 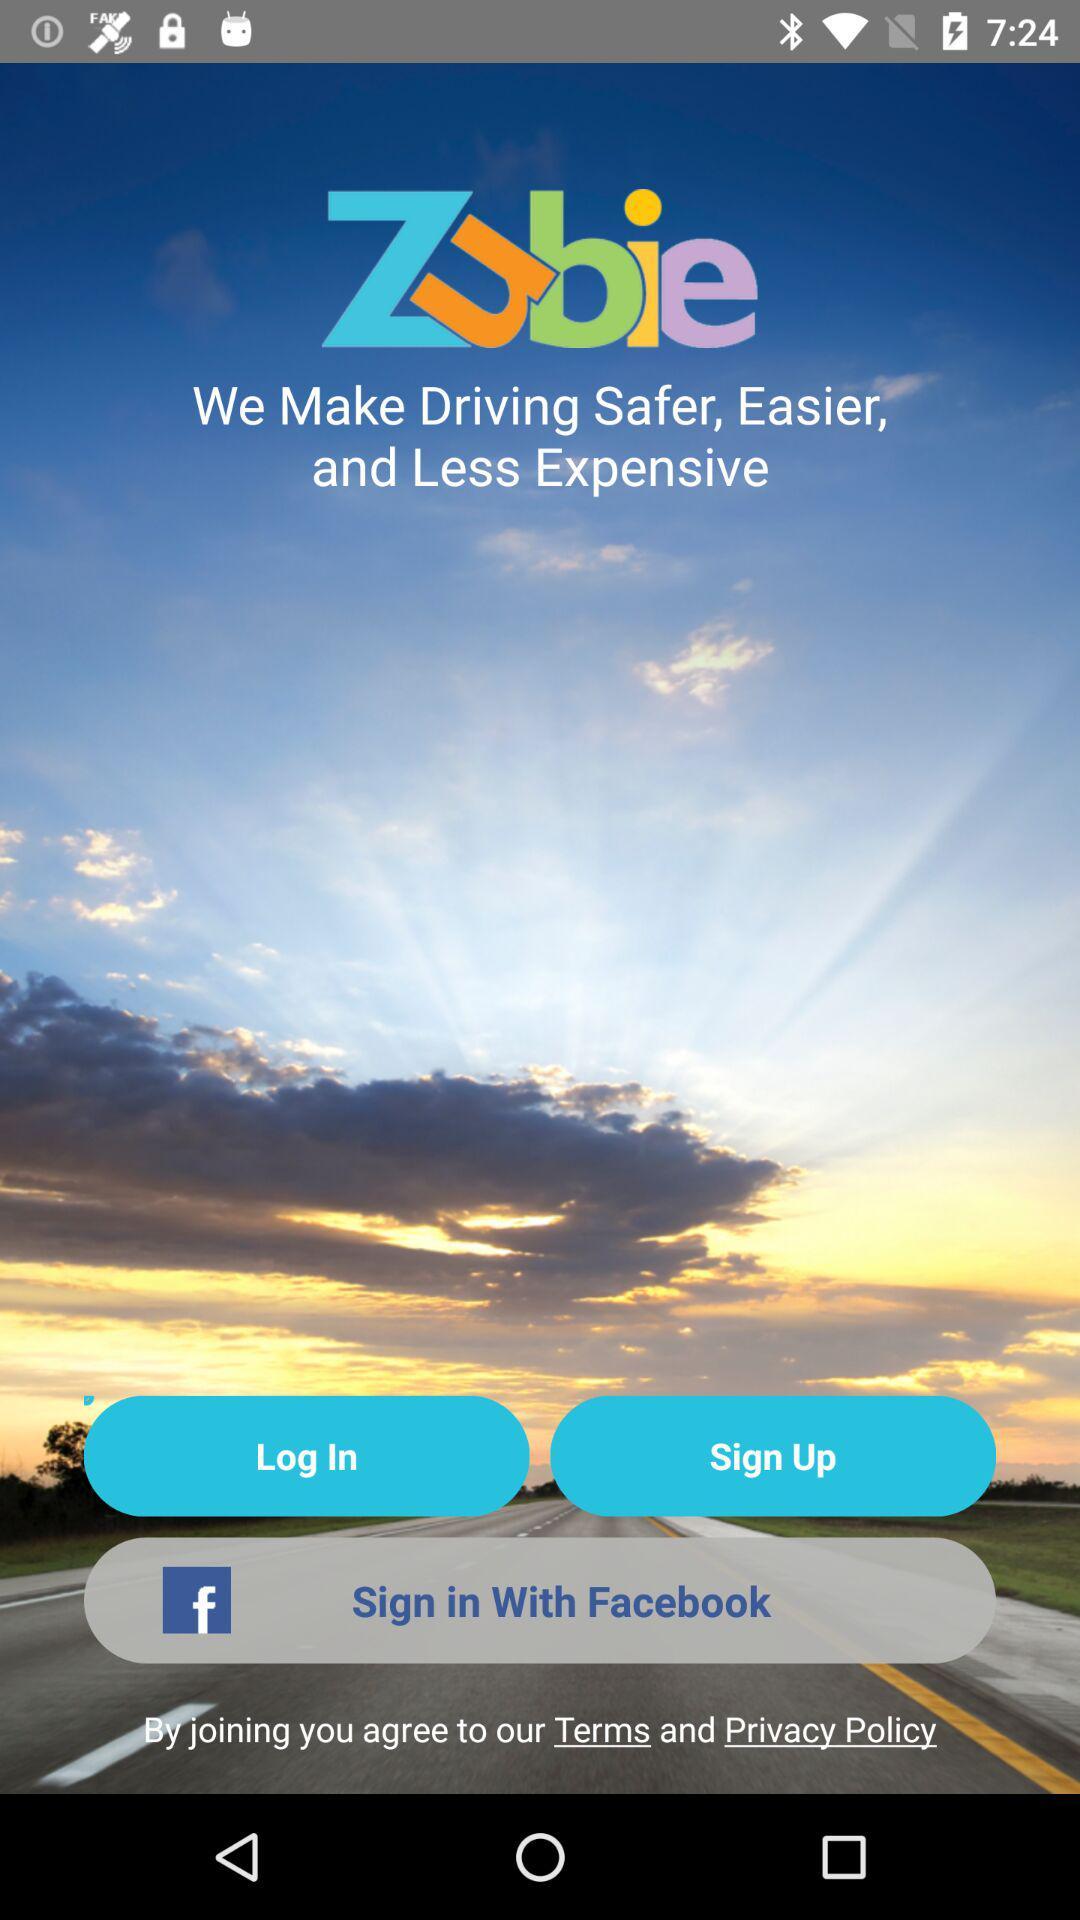 I want to click on log in, so click(x=306, y=1456).